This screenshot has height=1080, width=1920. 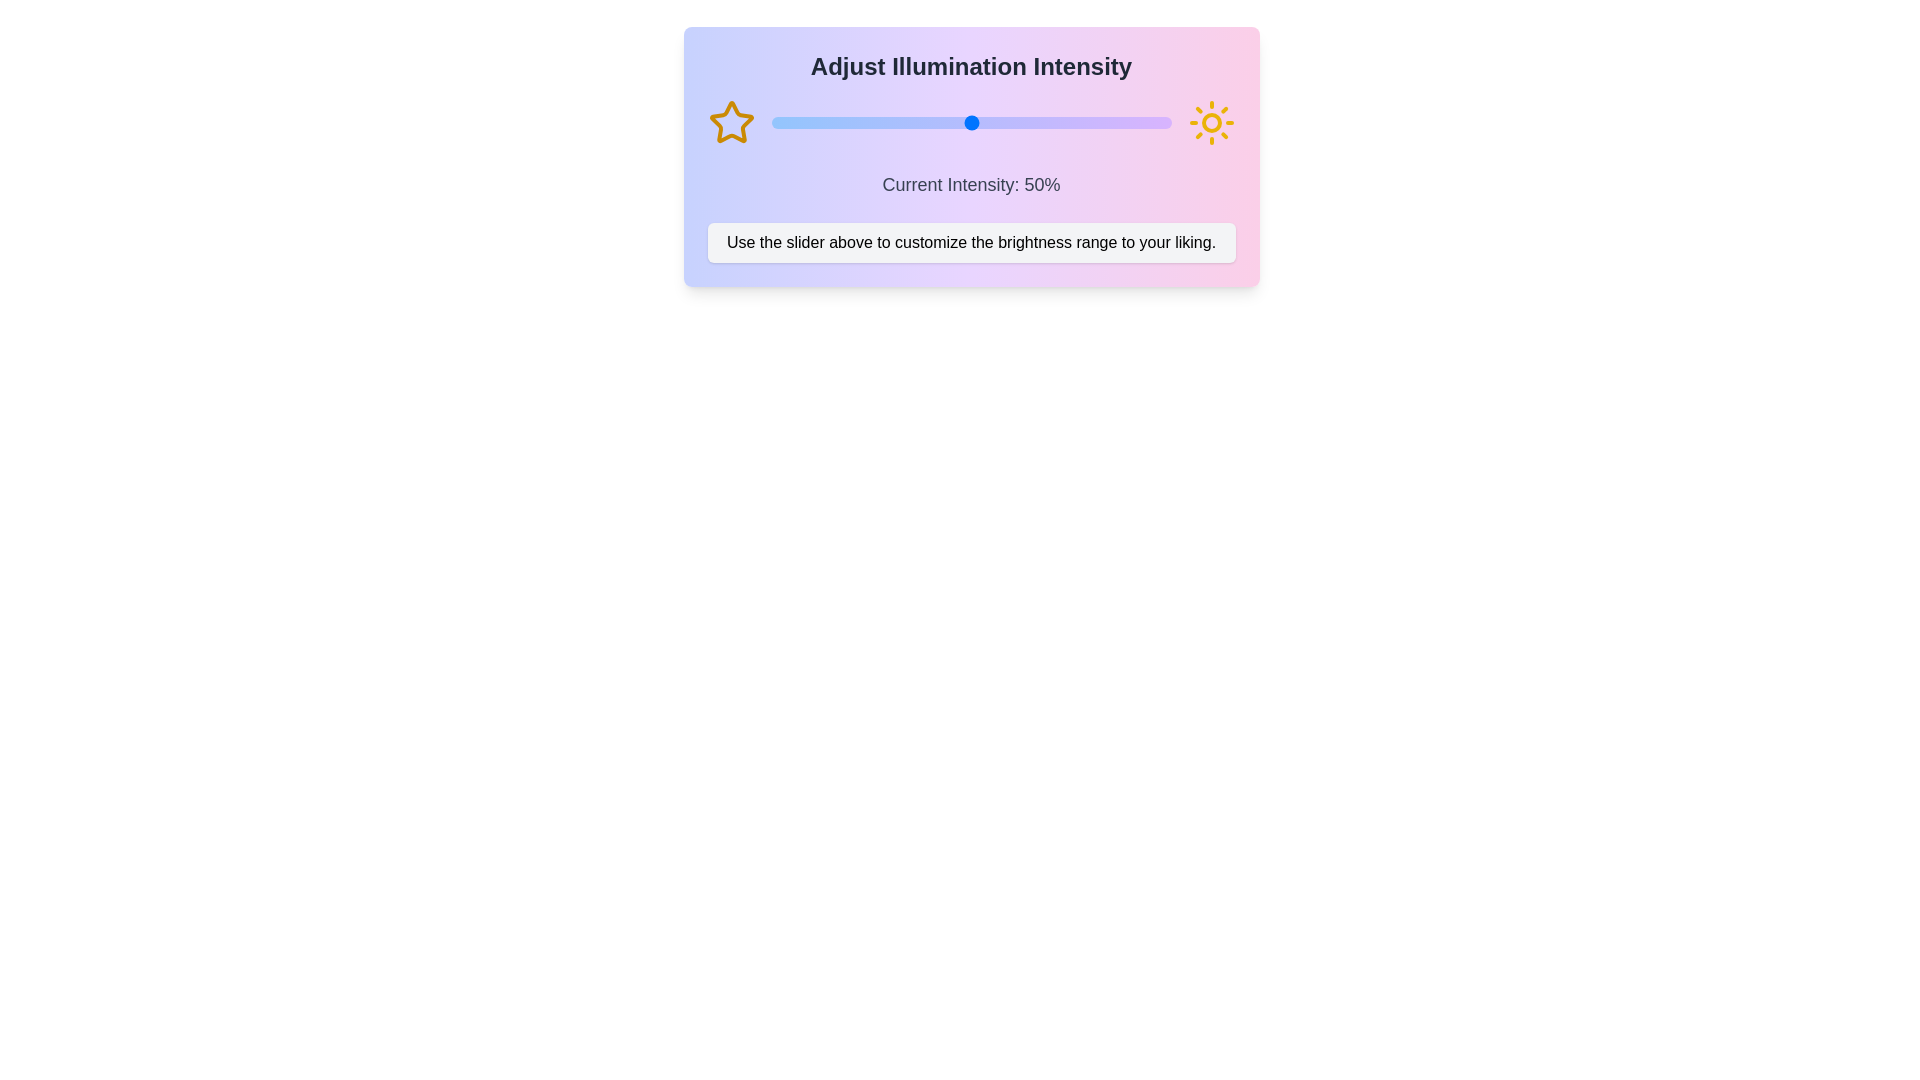 What do you see at coordinates (1163, 123) in the screenshot?
I see `the slider to set the intensity to 98%` at bounding box center [1163, 123].